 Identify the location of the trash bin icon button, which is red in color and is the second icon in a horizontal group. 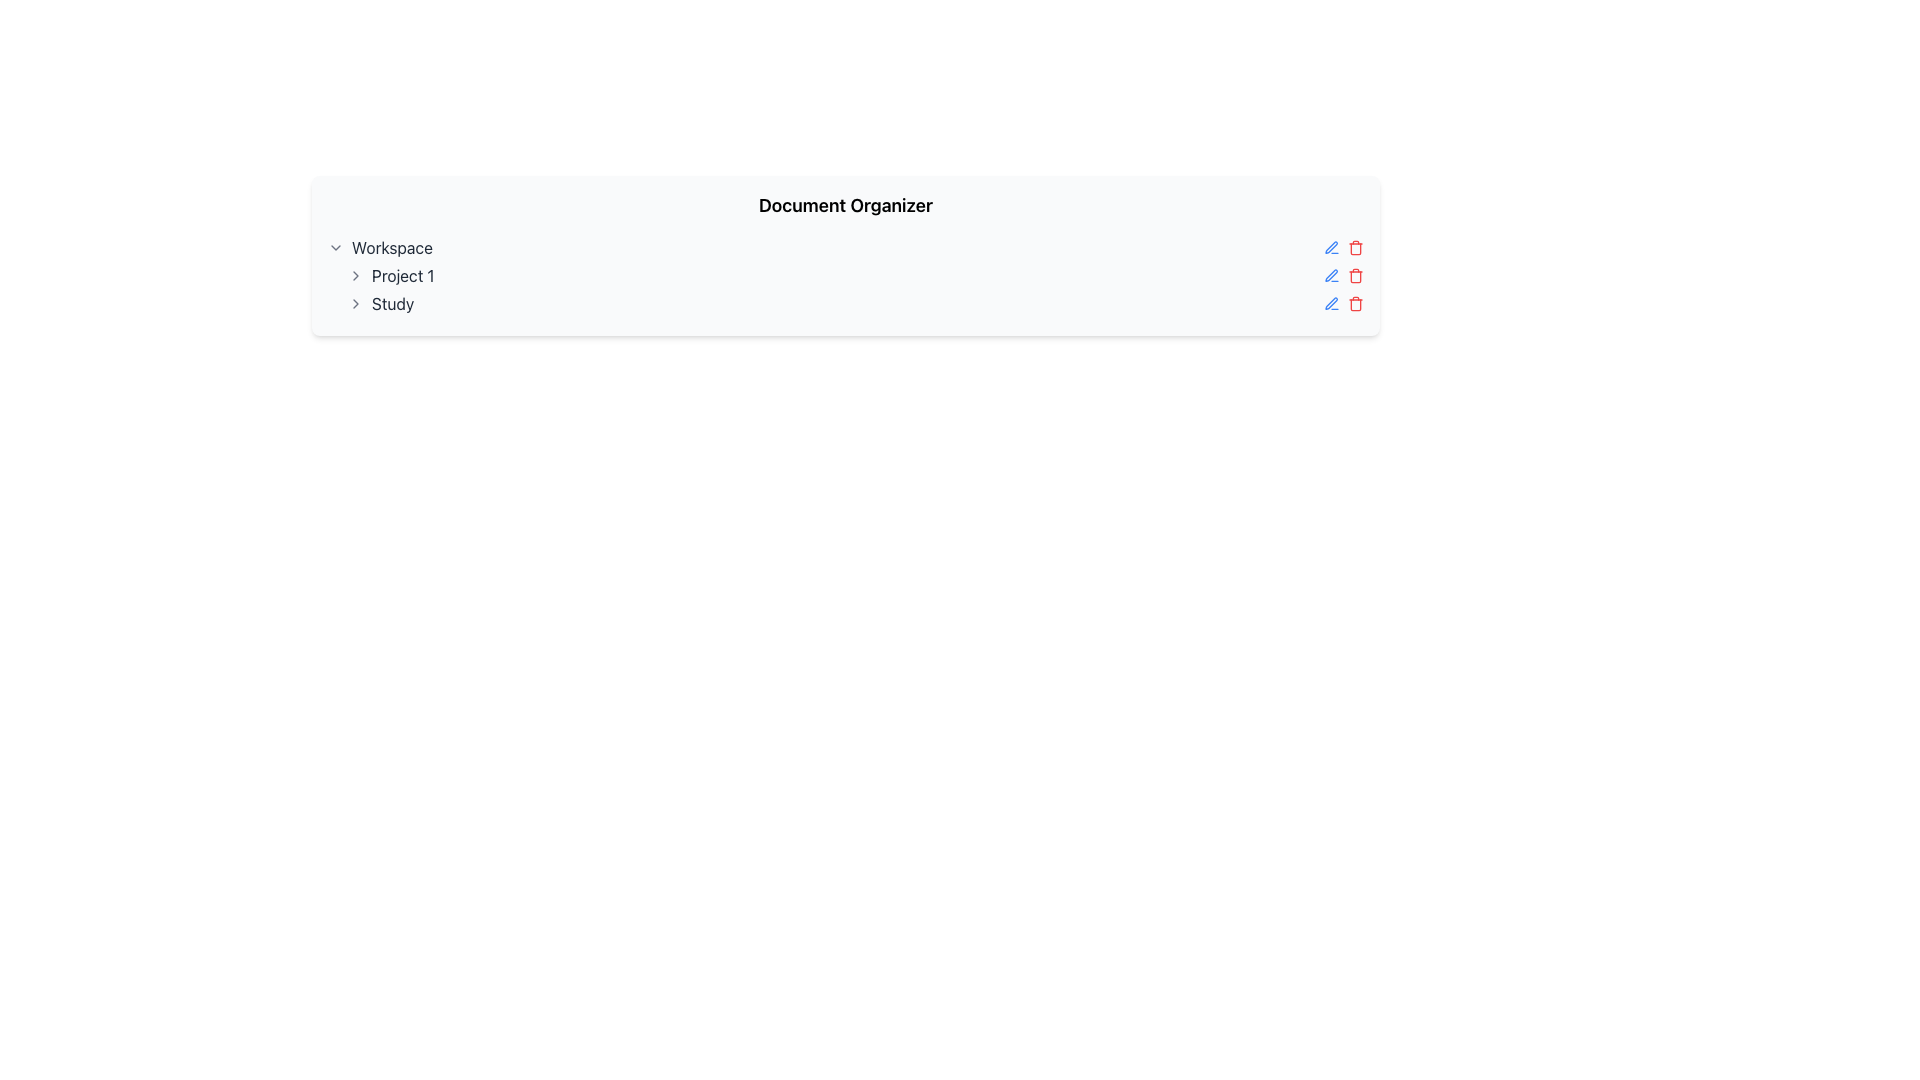
(1356, 276).